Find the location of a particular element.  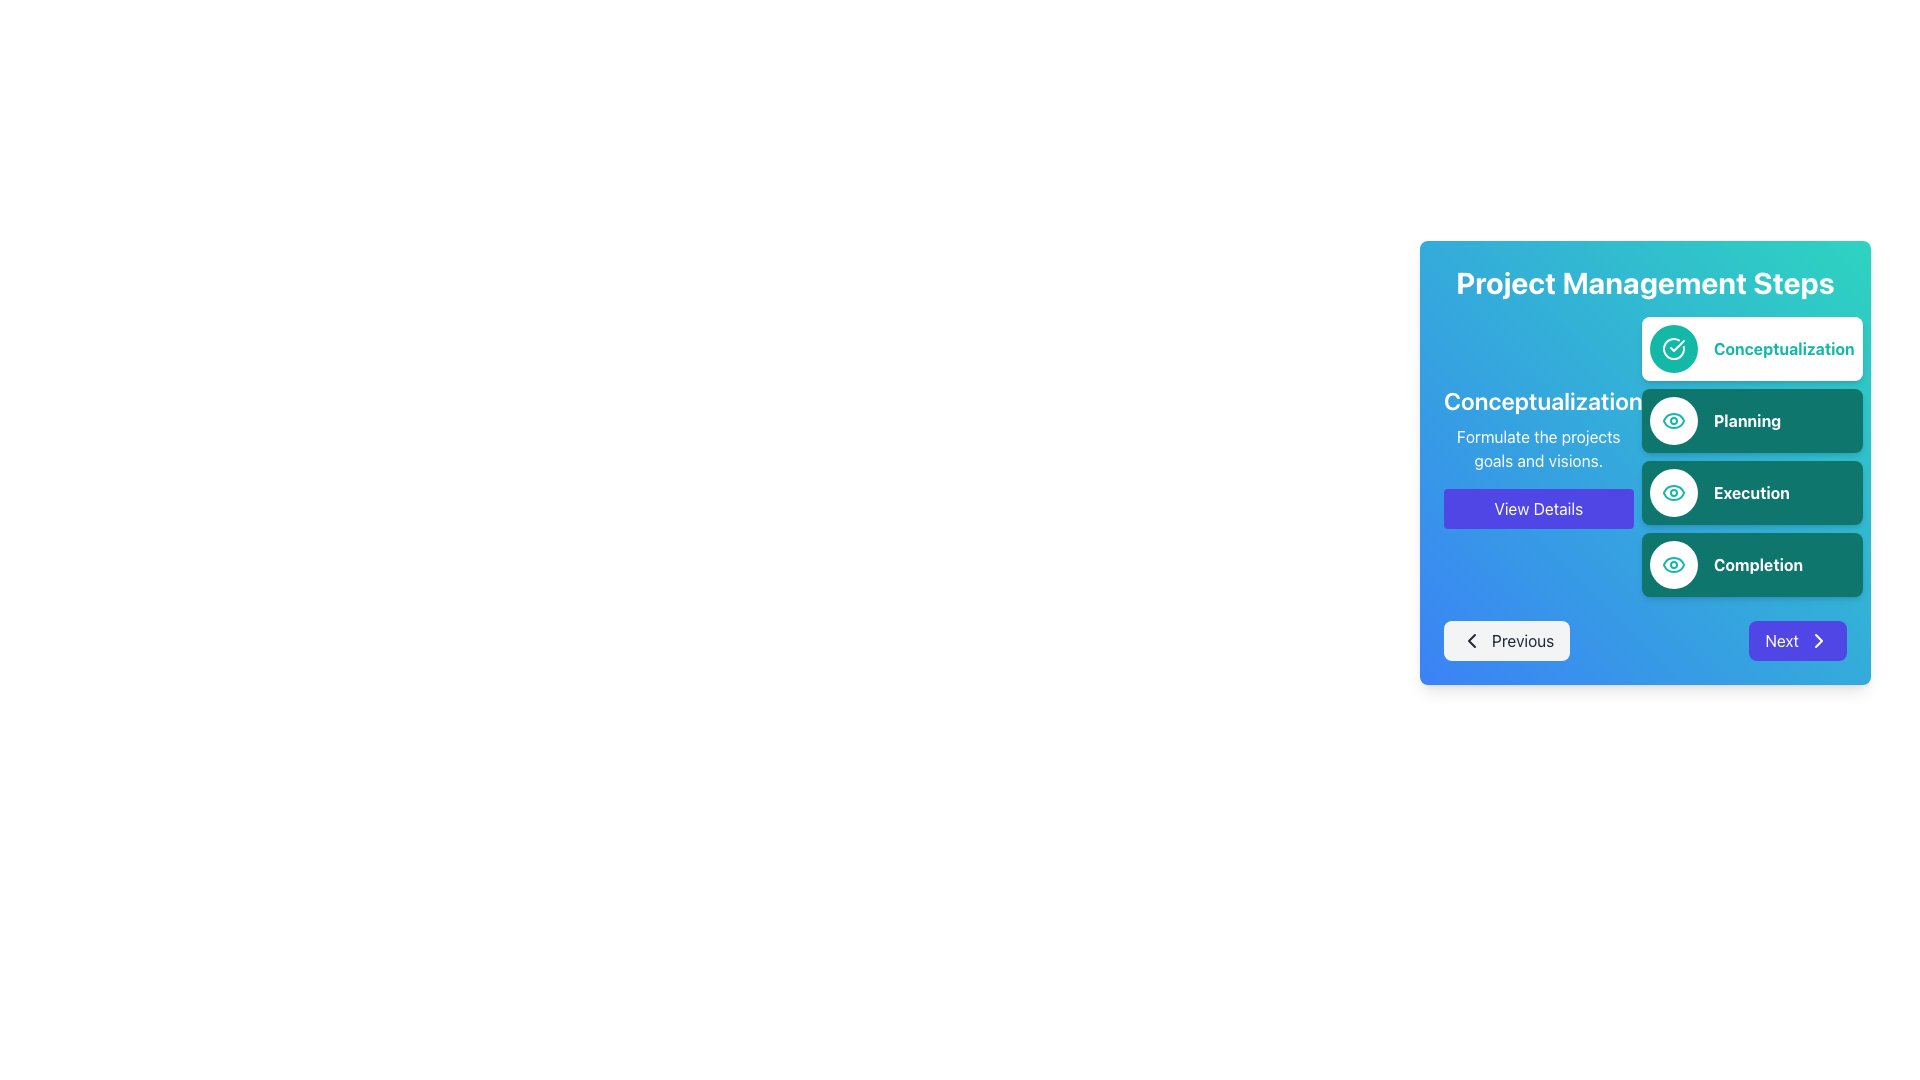

the circular icon with a teal background and white checkmark, located to the left of the text 'Conceptualization' in the card-style layout is located at coordinates (1673, 347).